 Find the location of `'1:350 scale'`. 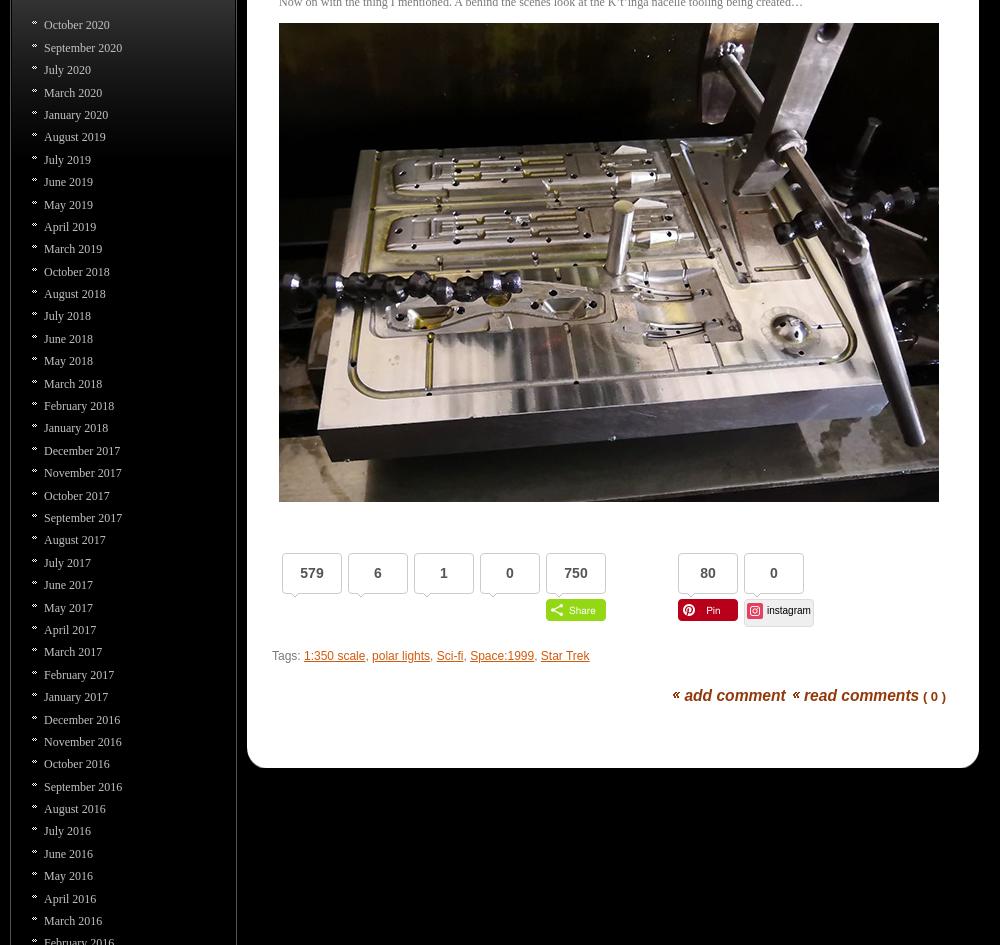

'1:350 scale' is located at coordinates (304, 653).